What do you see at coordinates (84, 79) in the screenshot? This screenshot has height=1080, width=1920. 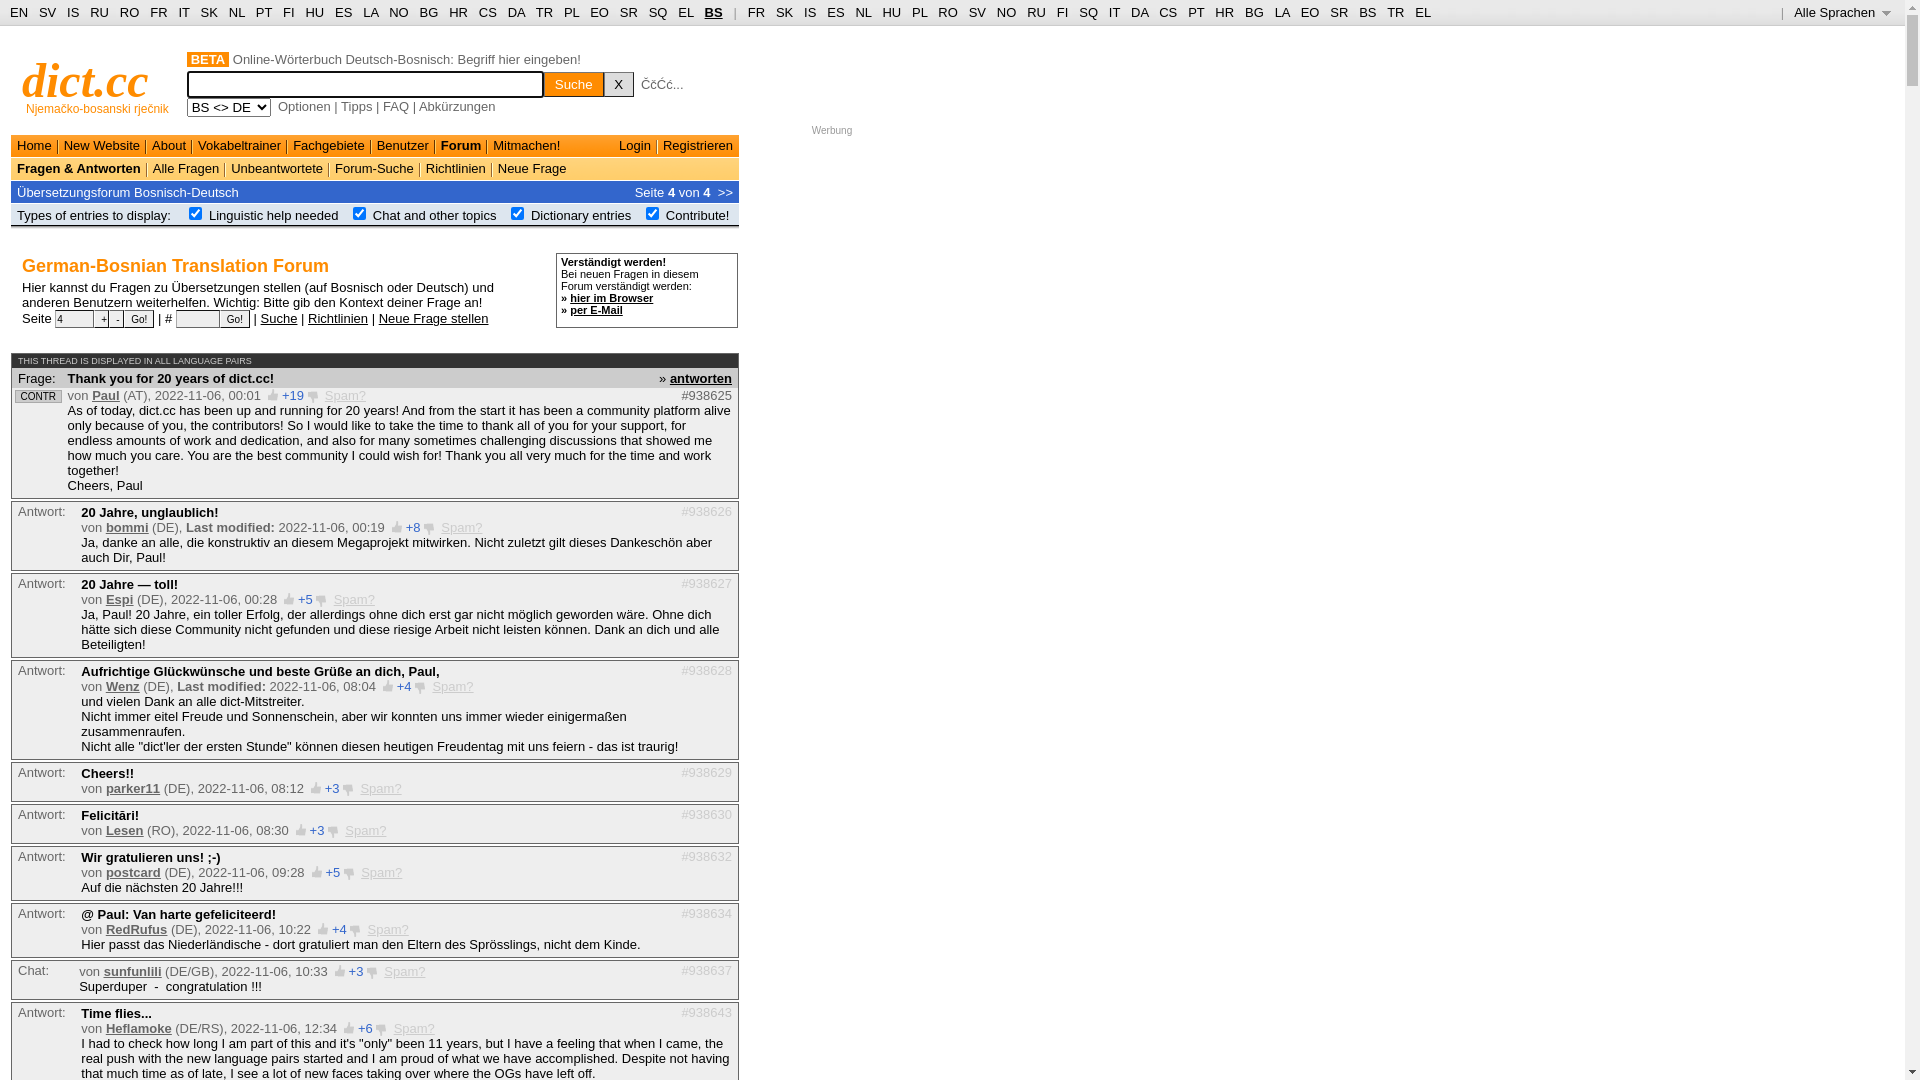 I see `'dict.cc'` at bounding box center [84, 79].